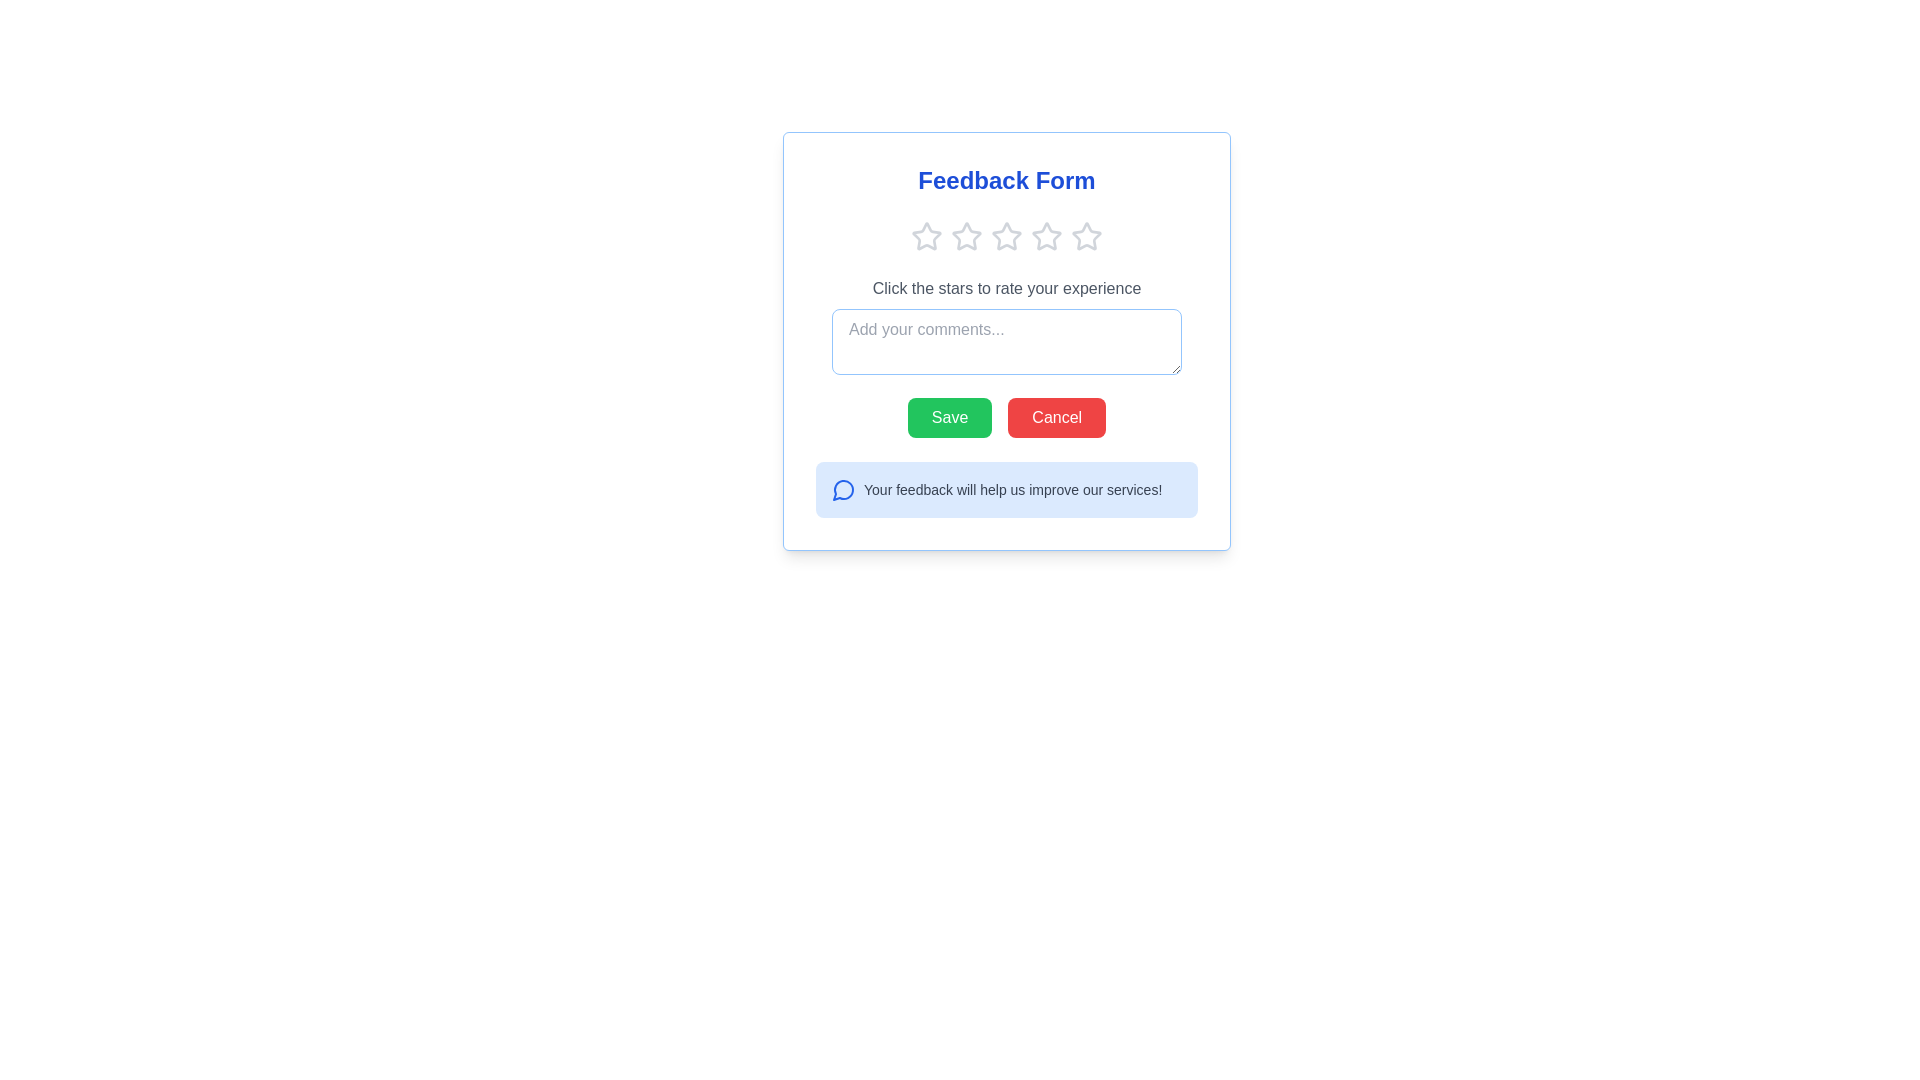 Image resolution: width=1920 pixels, height=1080 pixels. Describe the element at coordinates (965, 234) in the screenshot. I see `the second star icon in the rating system` at that location.